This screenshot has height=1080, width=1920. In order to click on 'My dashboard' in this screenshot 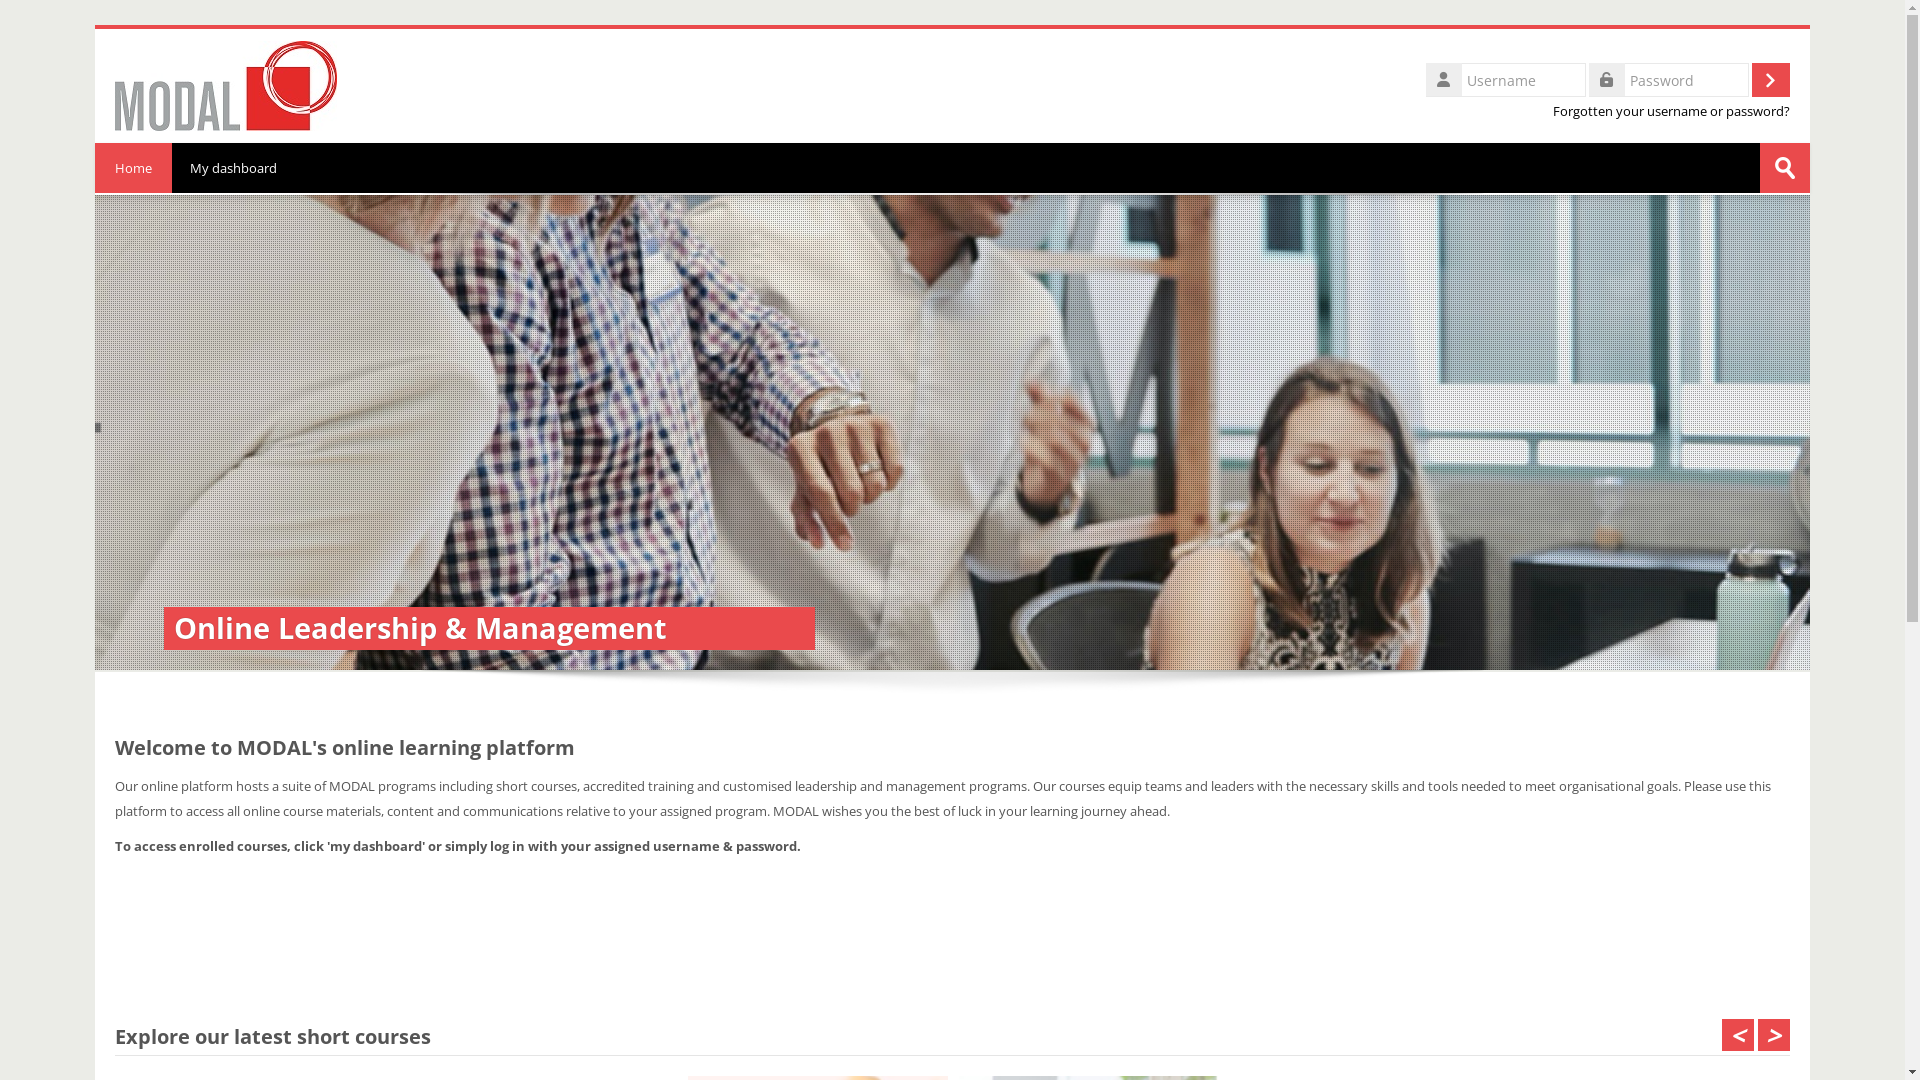, I will do `click(233, 167)`.